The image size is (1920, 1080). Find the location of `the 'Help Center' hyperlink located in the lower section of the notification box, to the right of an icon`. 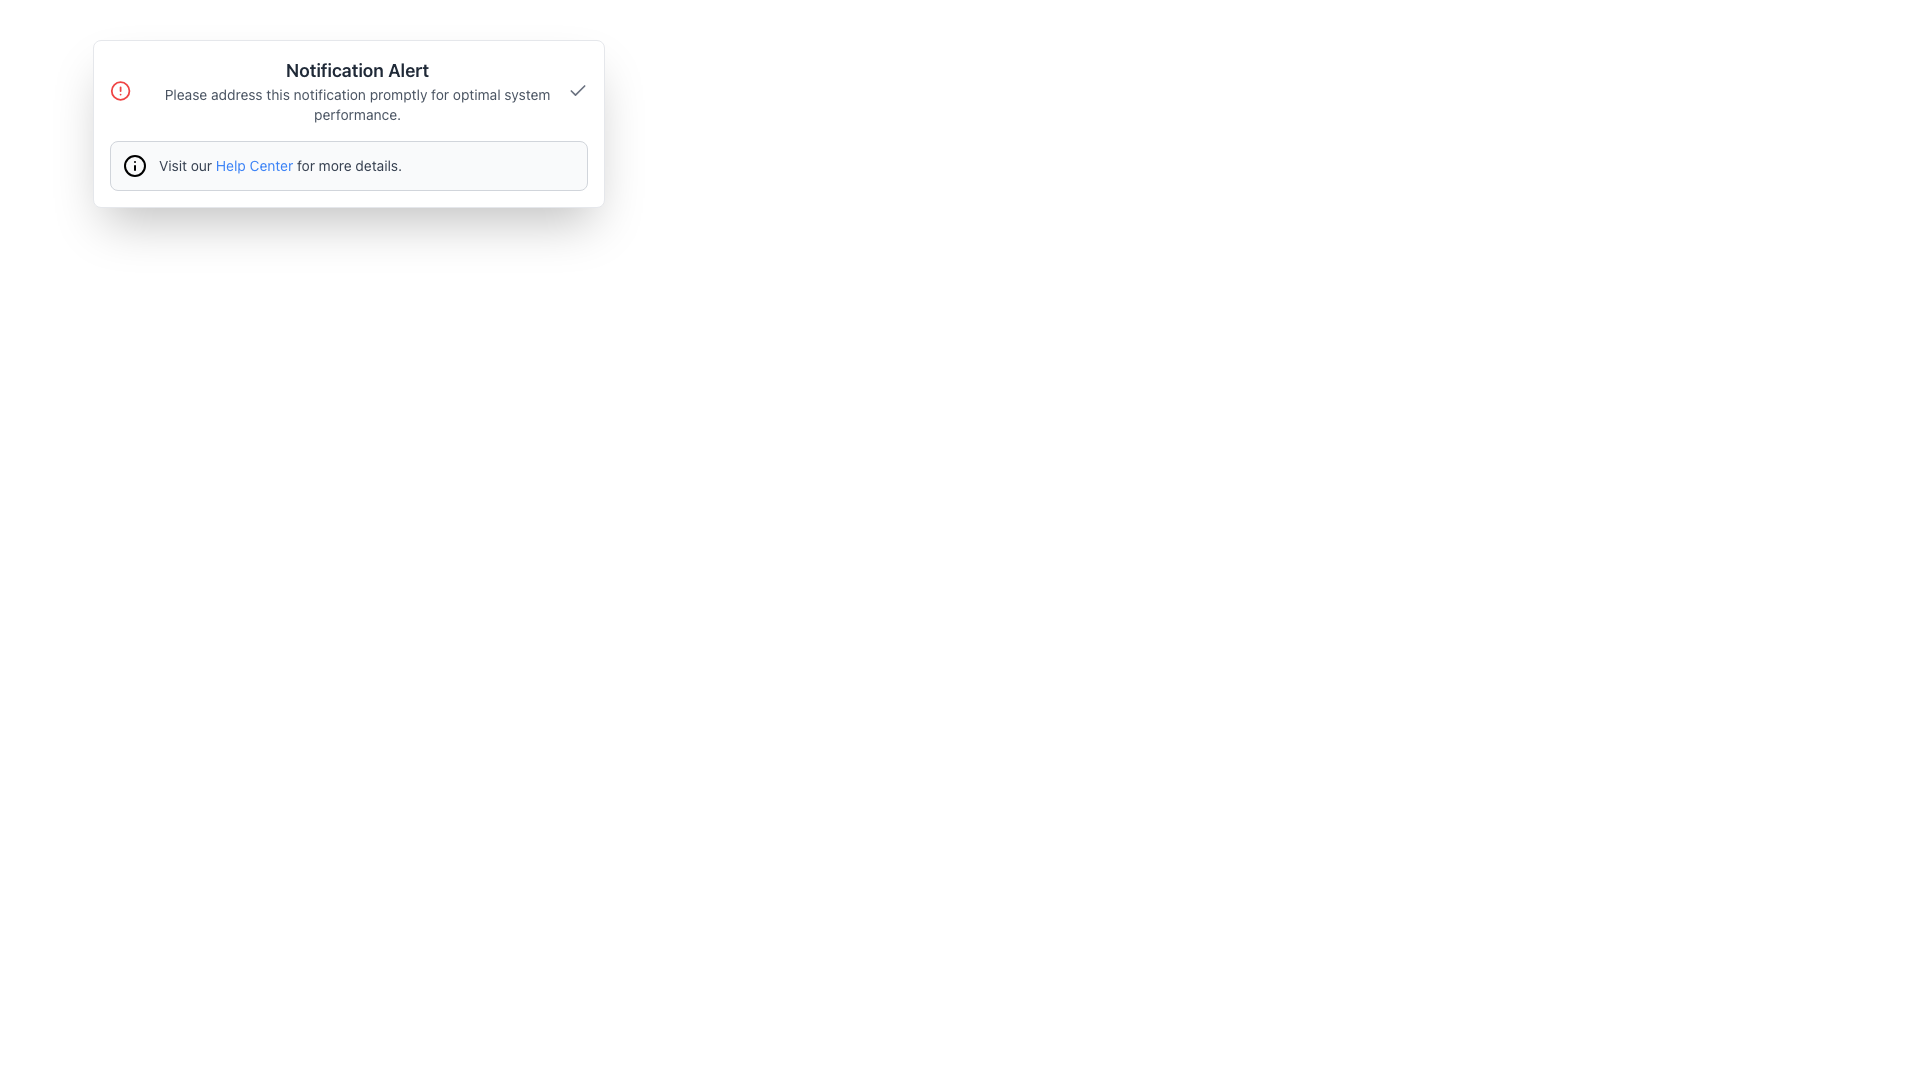

the 'Help Center' hyperlink located in the lower section of the notification box, to the right of an icon is located at coordinates (279, 164).